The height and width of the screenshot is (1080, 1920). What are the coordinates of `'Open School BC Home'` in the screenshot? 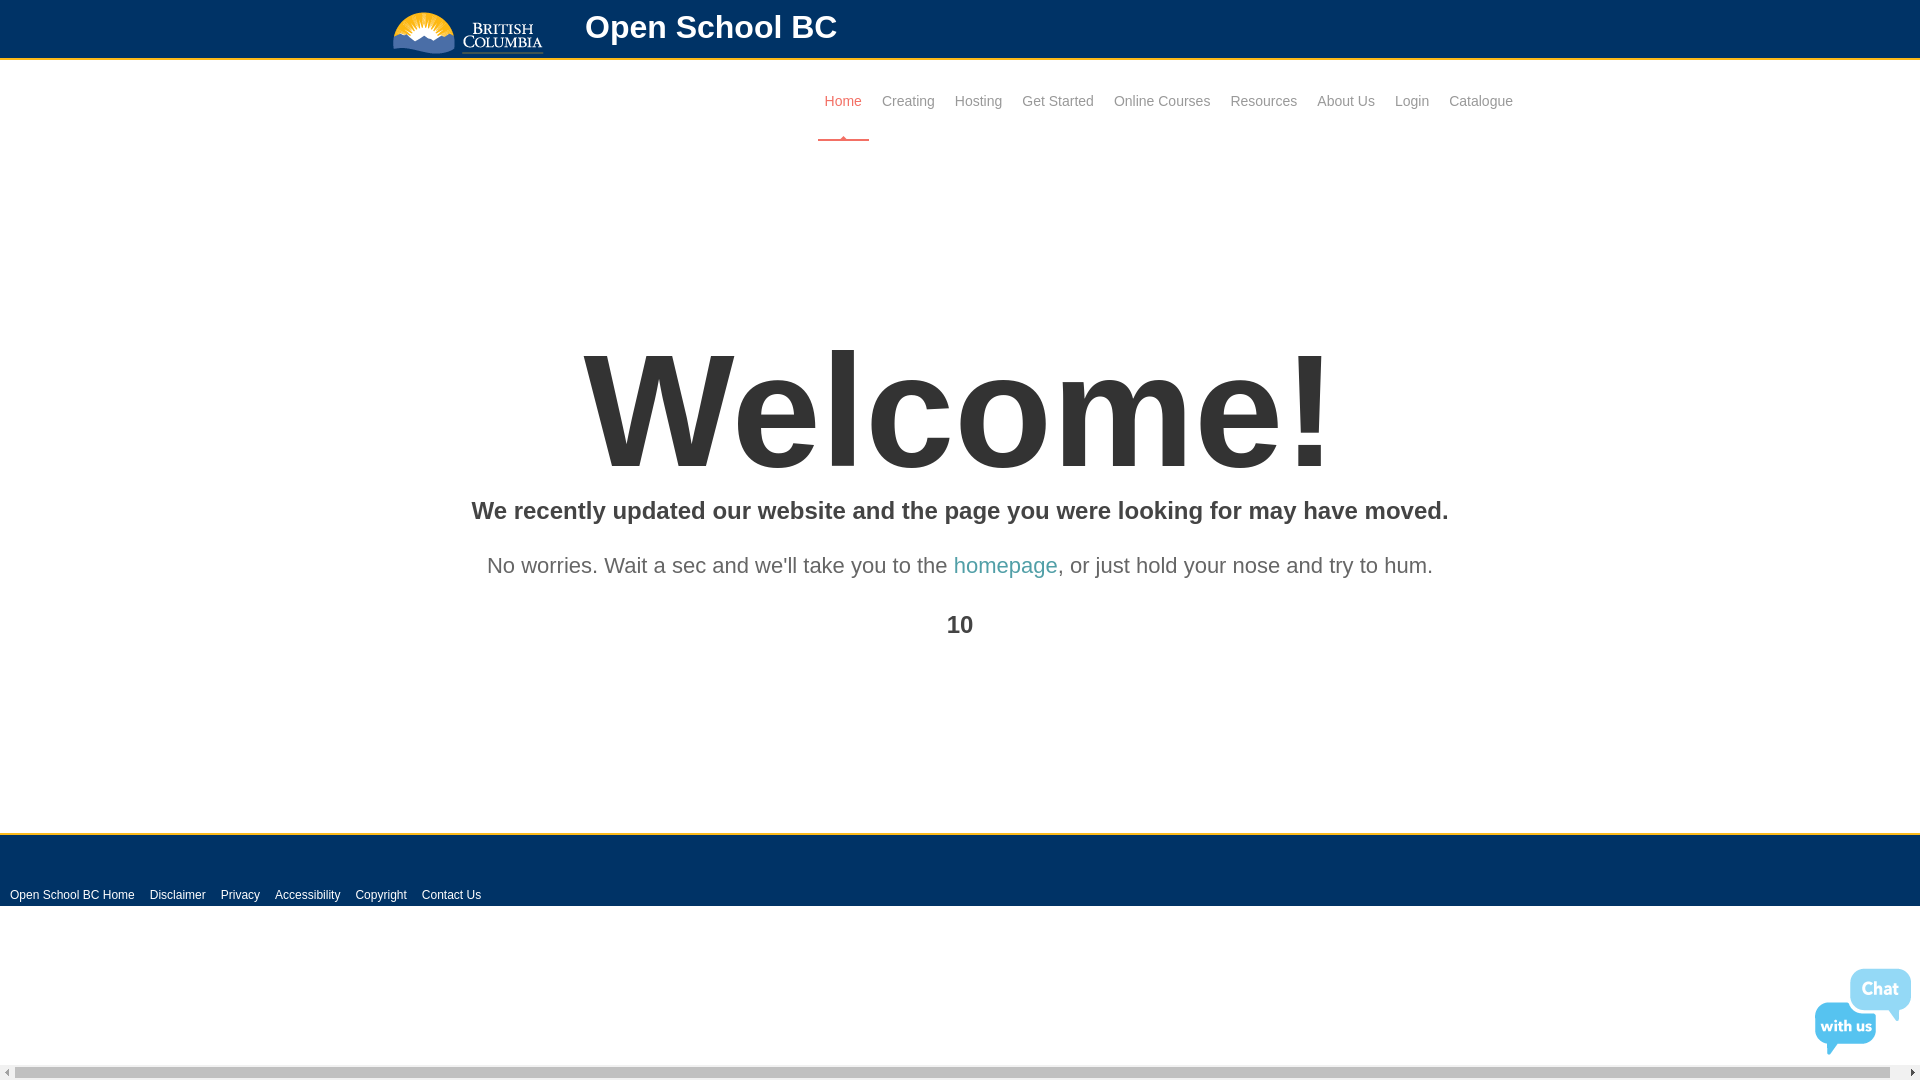 It's located at (72, 894).